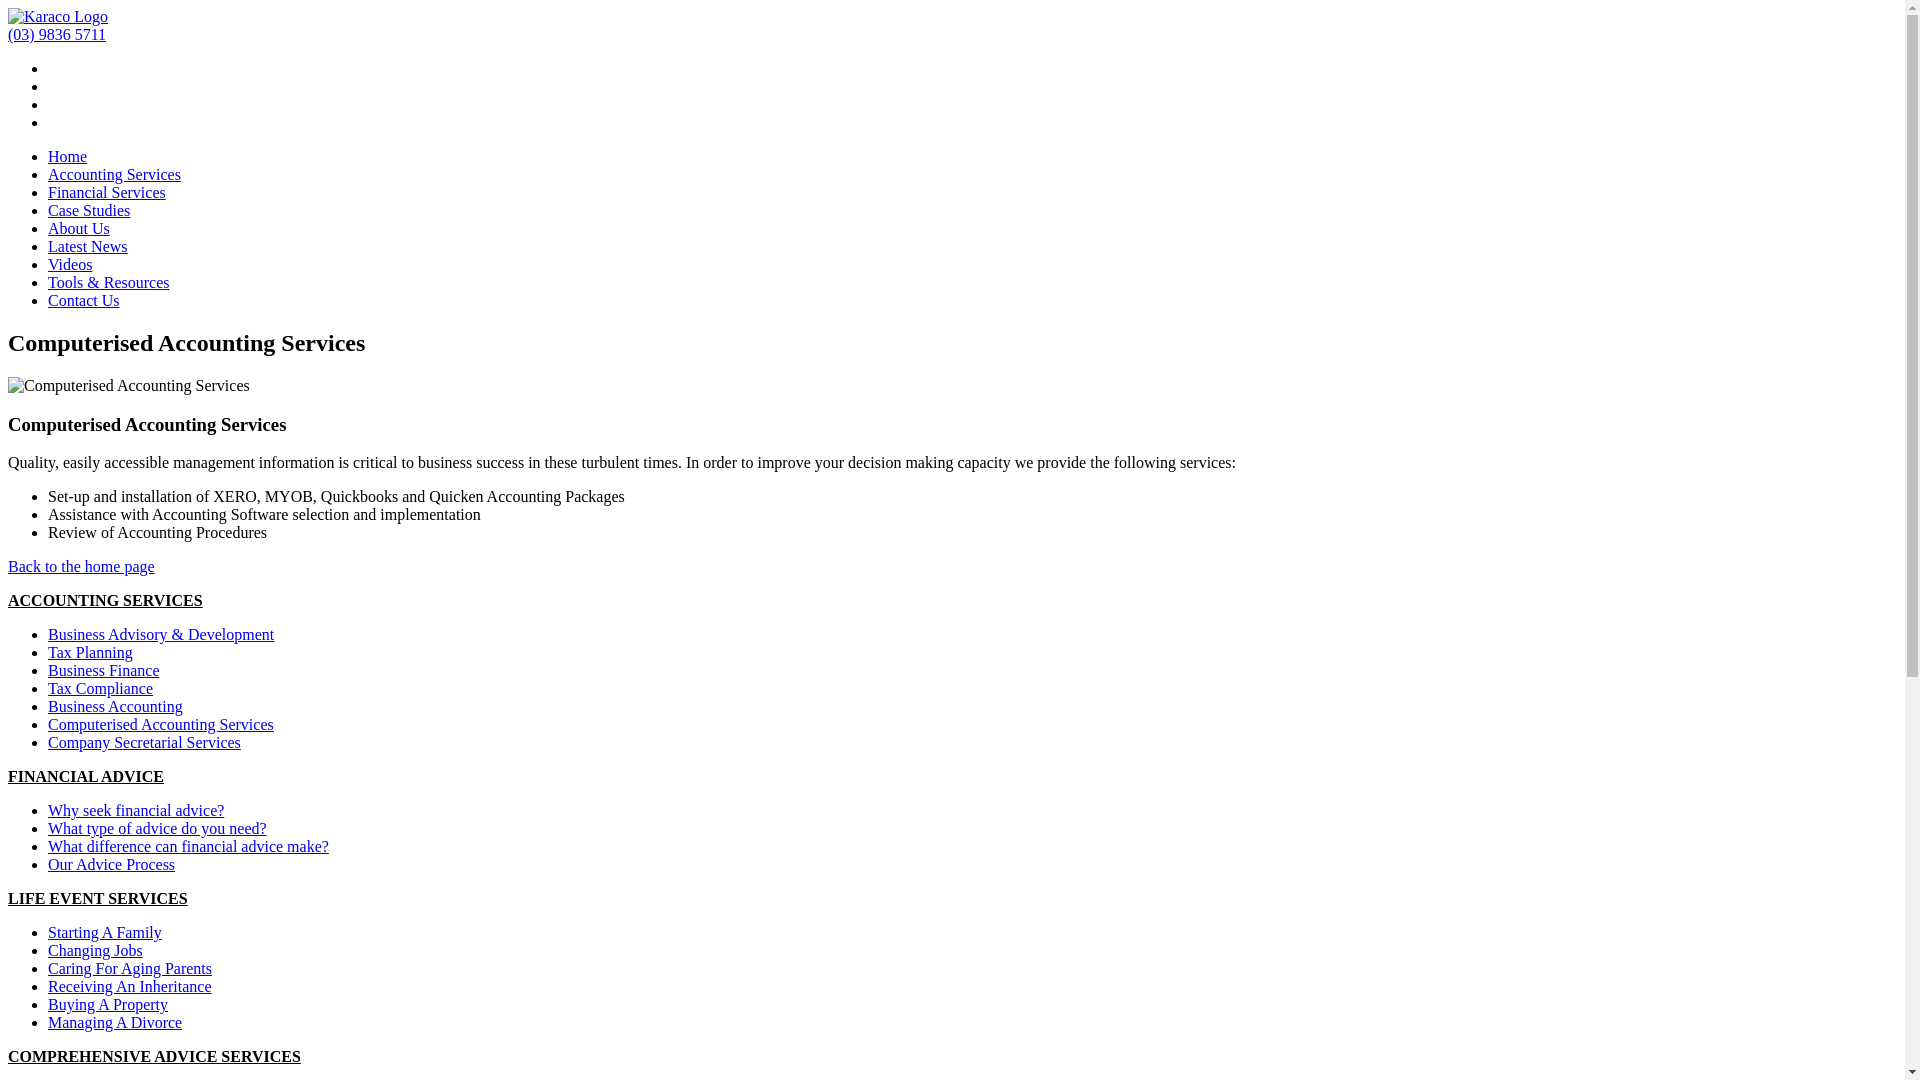 Image resolution: width=1920 pixels, height=1080 pixels. Describe the element at coordinates (143, 742) in the screenshot. I see `'Company Secretarial Services'` at that location.